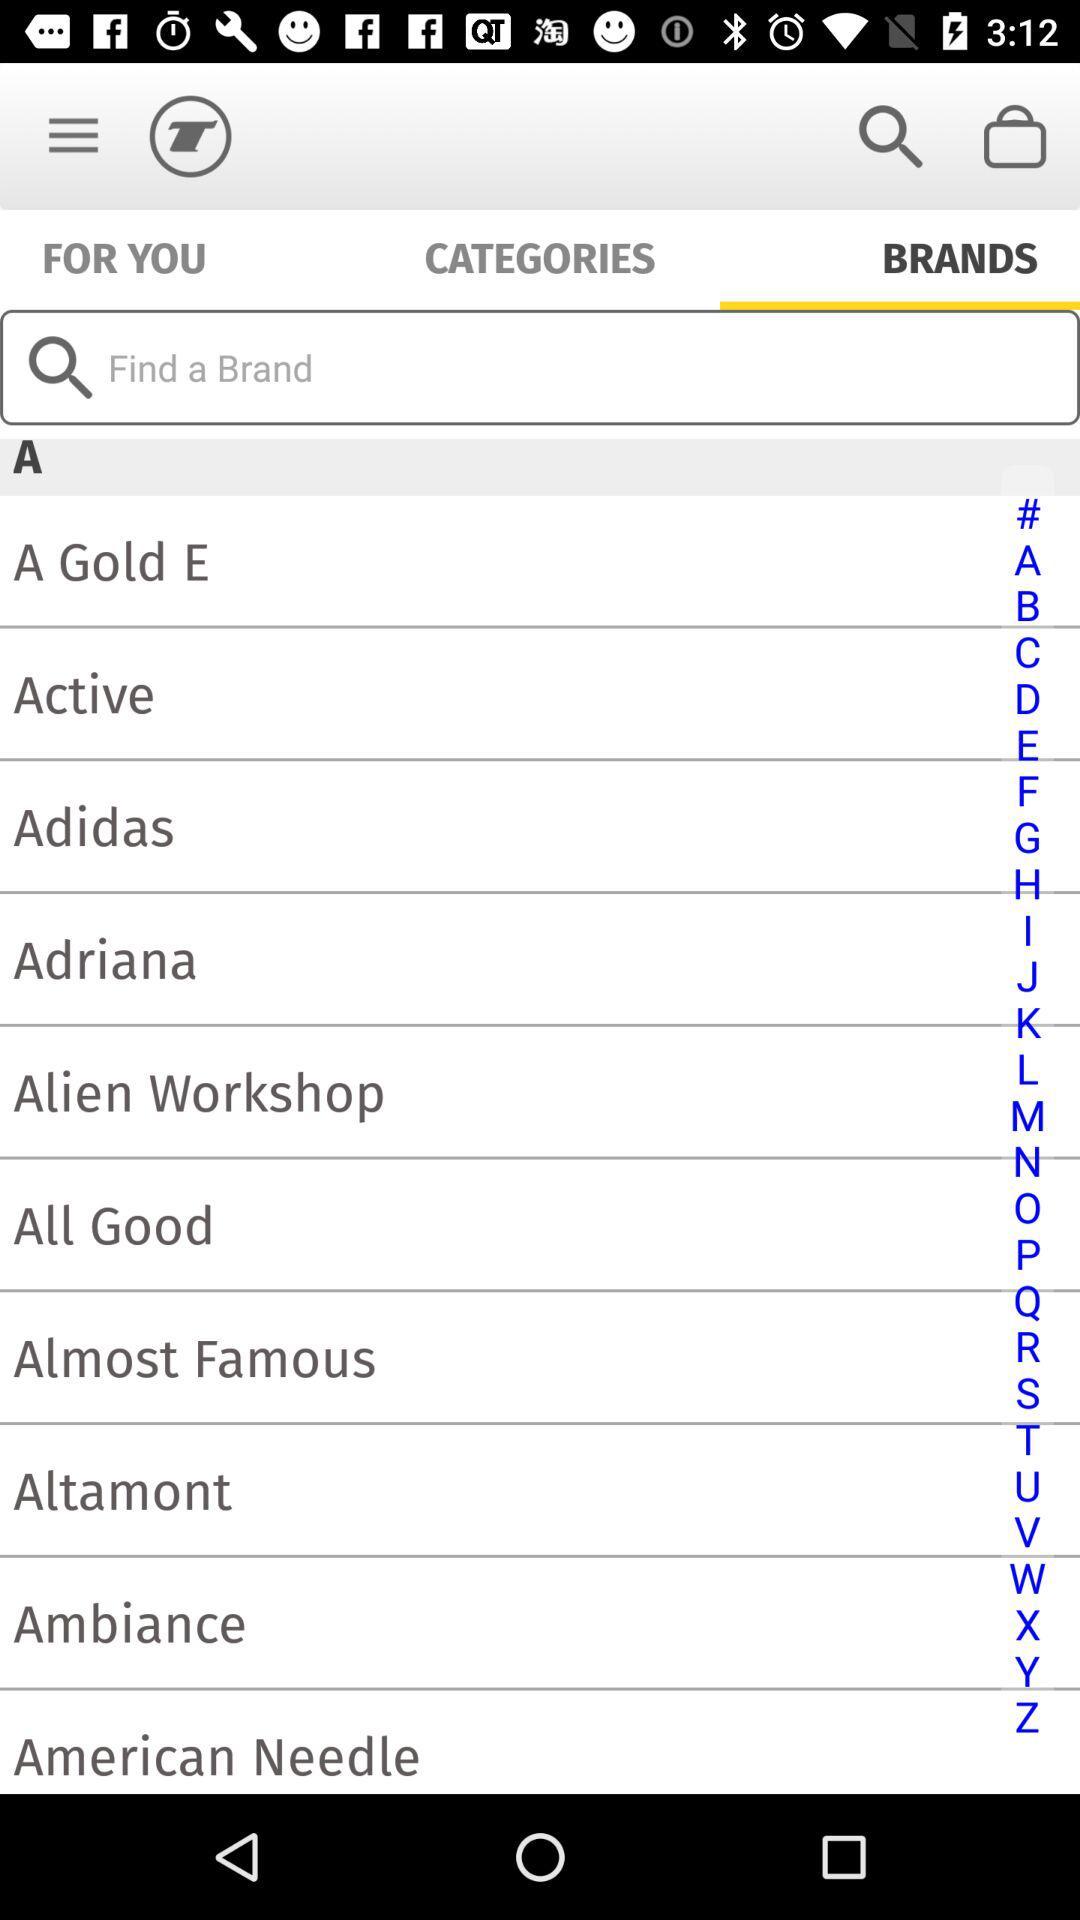 The height and width of the screenshot is (1920, 1080). Describe the element at coordinates (540, 367) in the screenshot. I see `search for specific brand` at that location.